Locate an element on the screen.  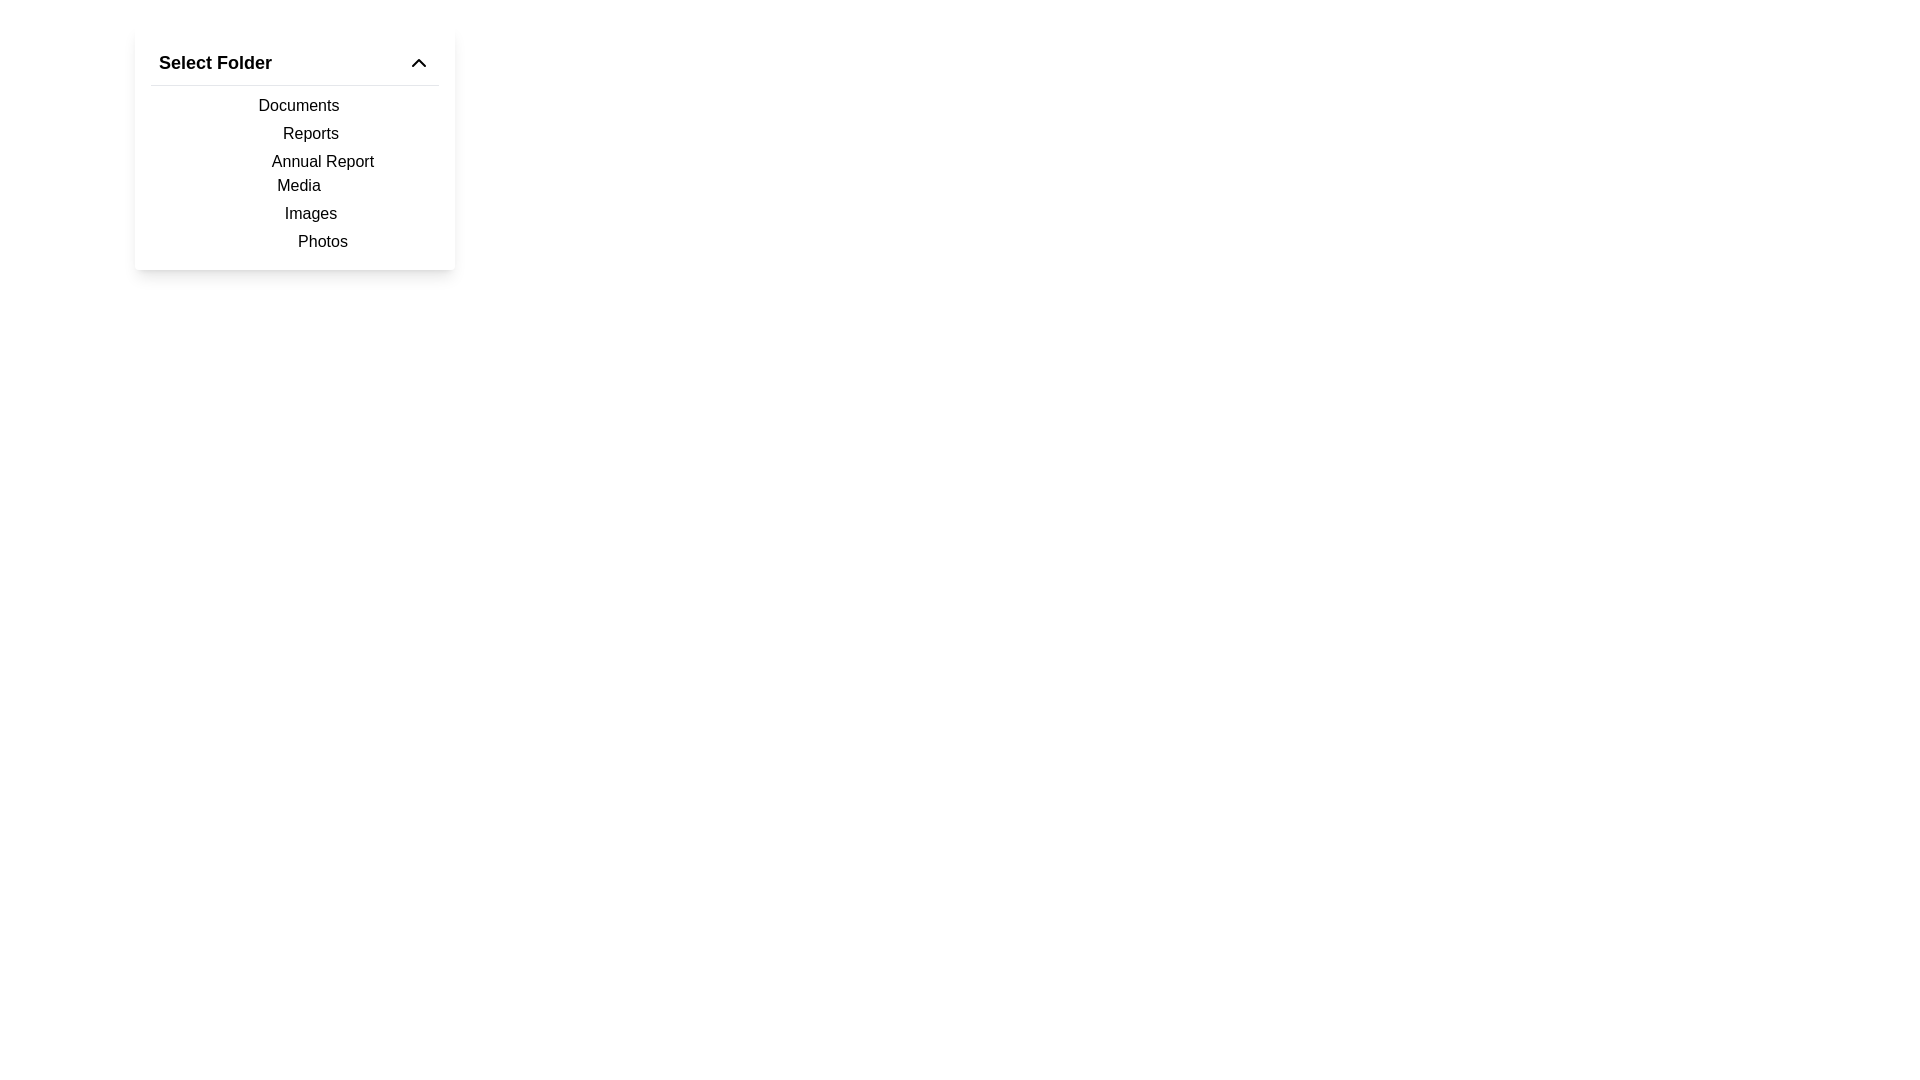
the 'Media' list item in the dropdown menu under 'Select Folder' for a visual response is located at coordinates (297, 185).